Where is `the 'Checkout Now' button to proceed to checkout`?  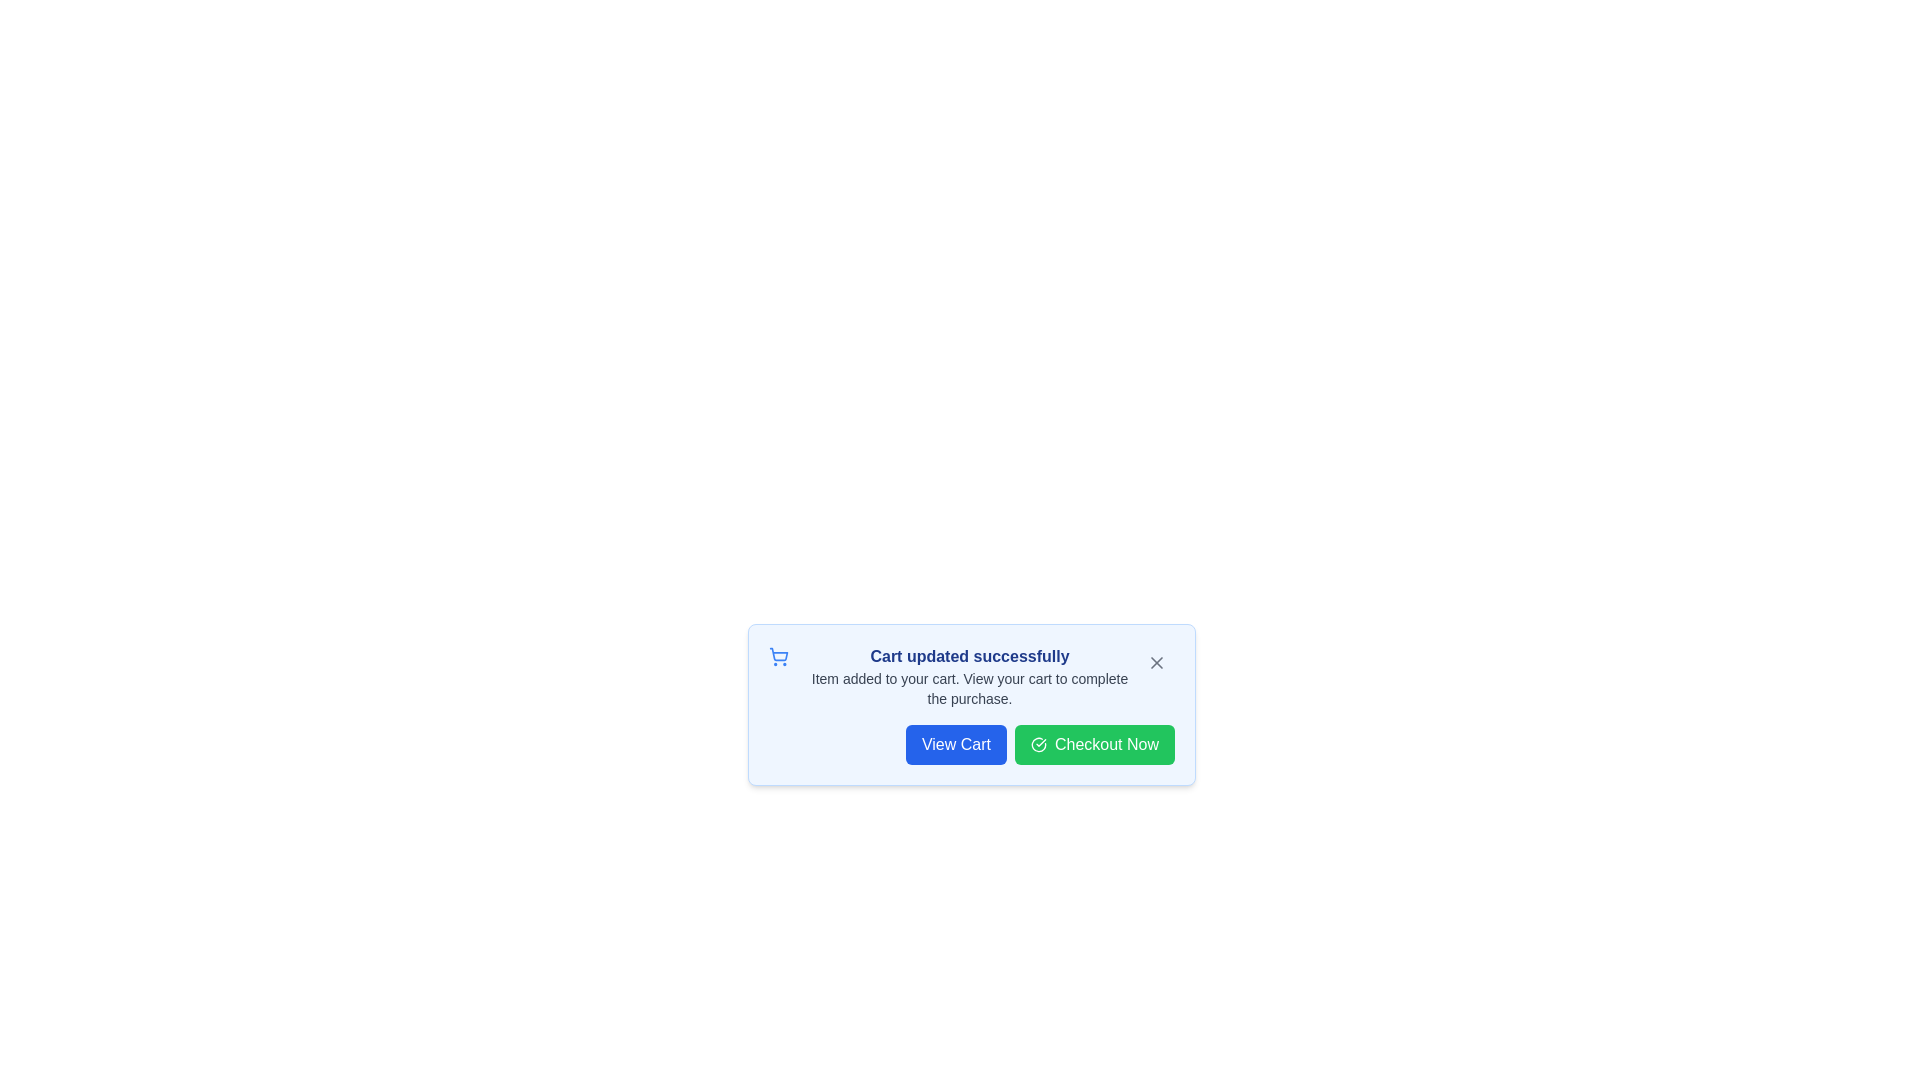
the 'Checkout Now' button to proceed to checkout is located at coordinates (1093, 744).